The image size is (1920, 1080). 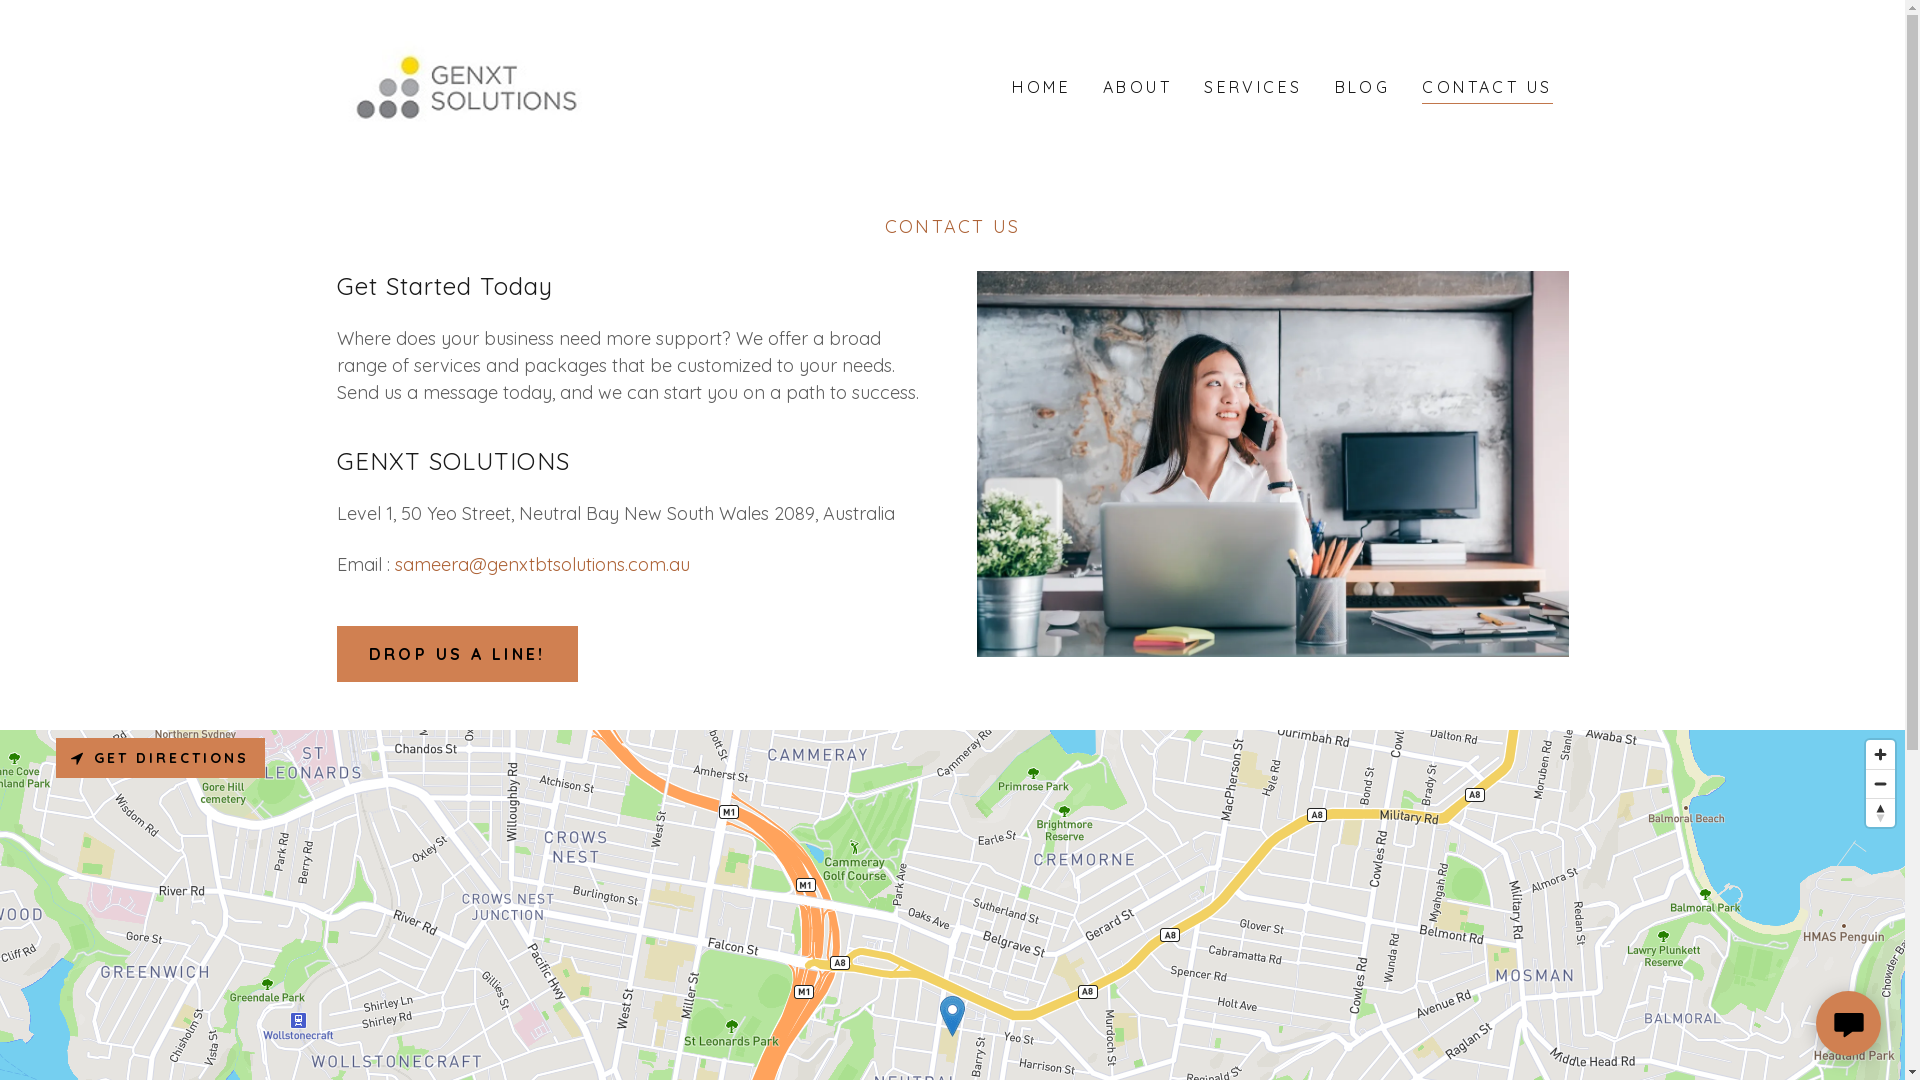 What do you see at coordinates (1879, 813) in the screenshot?
I see `'Reset bearing to north'` at bounding box center [1879, 813].